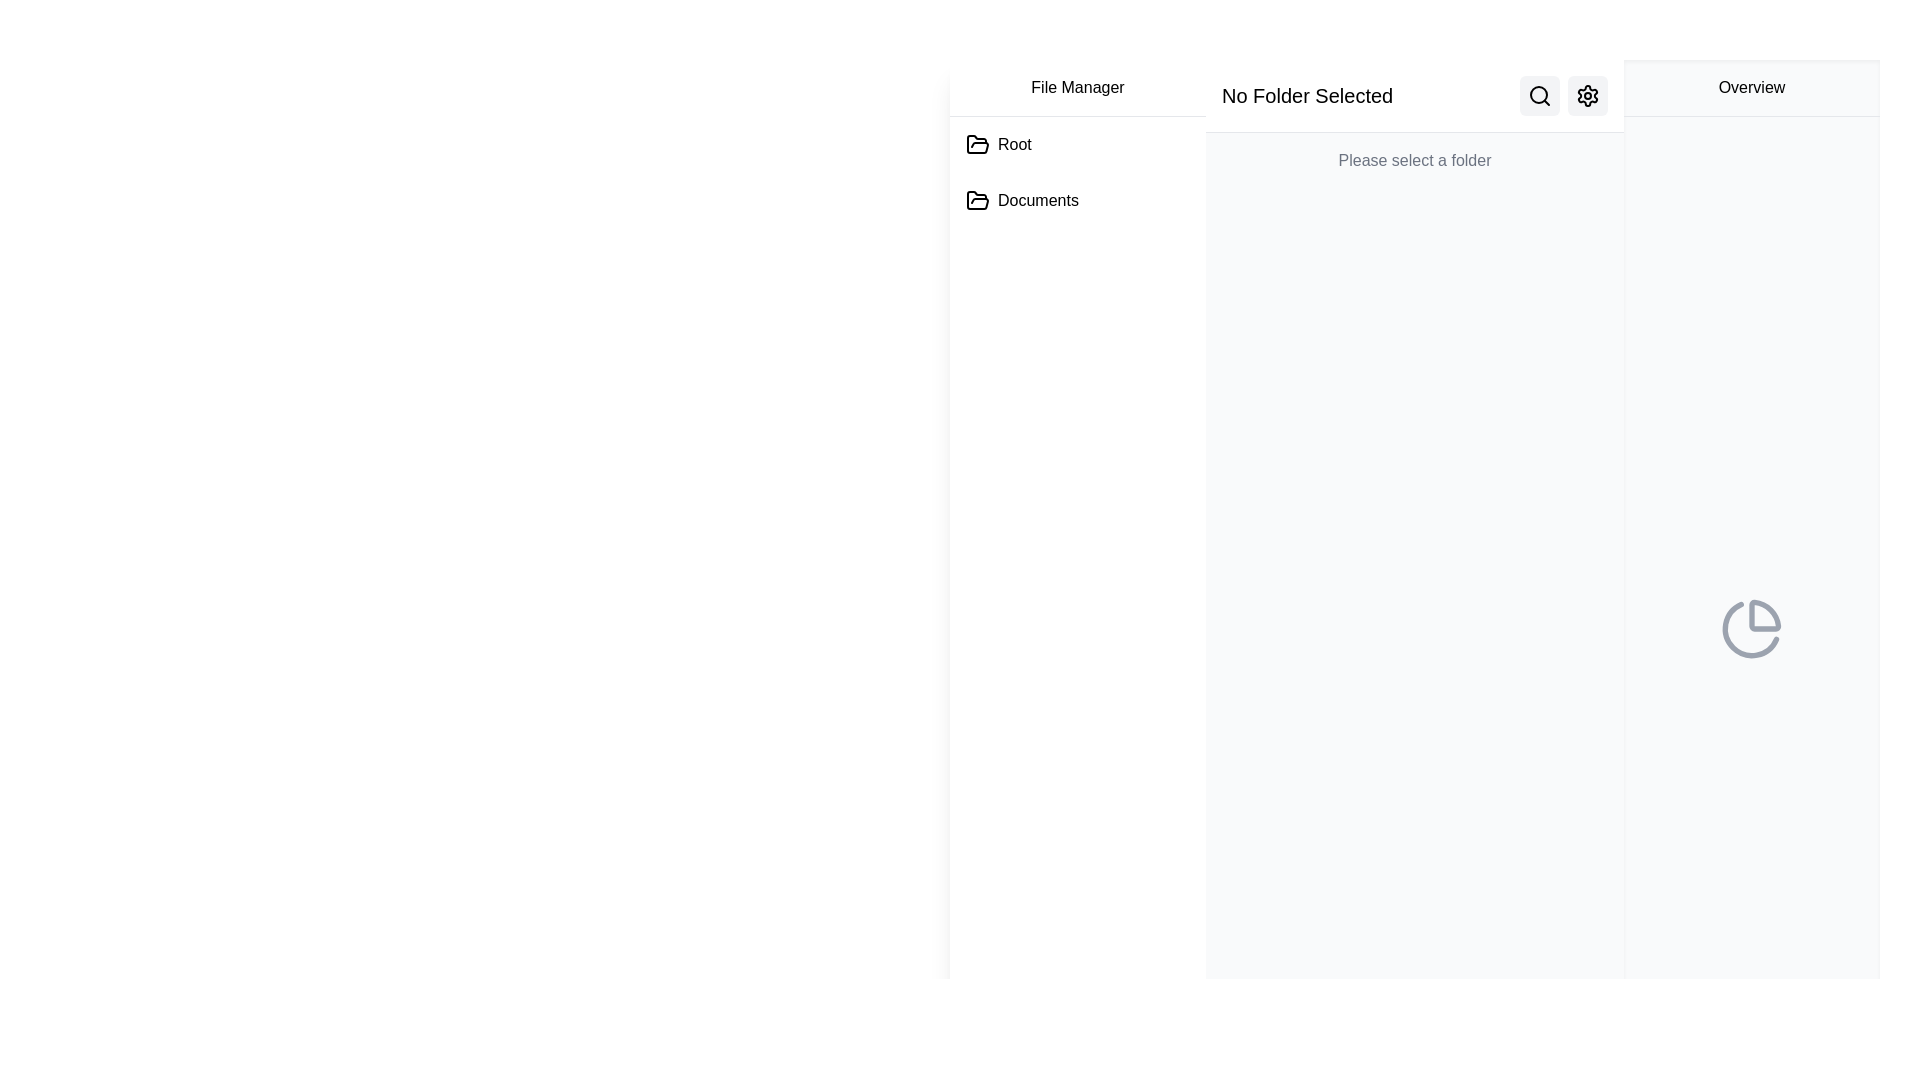 The image size is (1920, 1080). What do you see at coordinates (978, 200) in the screenshot?
I see `the 'Documents' folder icon located on the left navigation panel, which is visually represented by an icon directly to the left of the 'Documents' text` at bounding box center [978, 200].